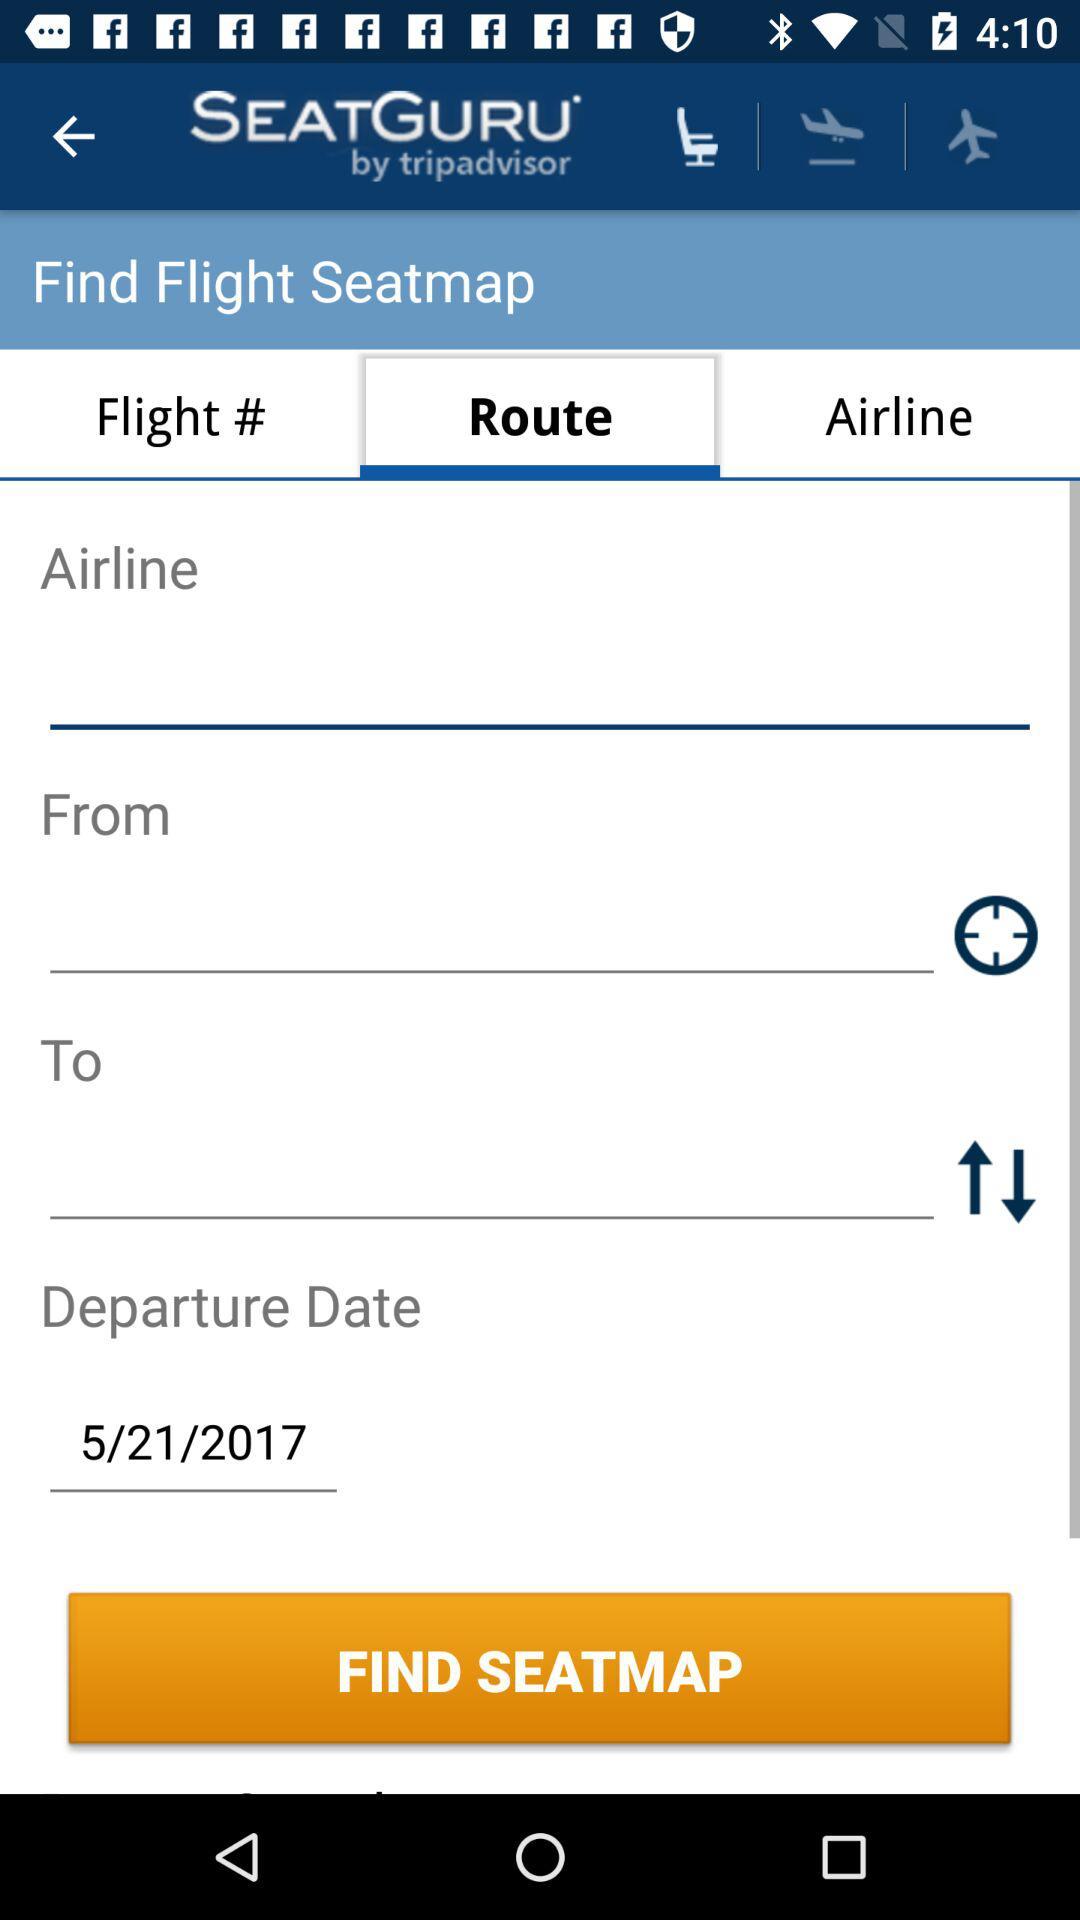 The image size is (1080, 1920). Describe the element at coordinates (996, 934) in the screenshot. I see `address from route map` at that location.